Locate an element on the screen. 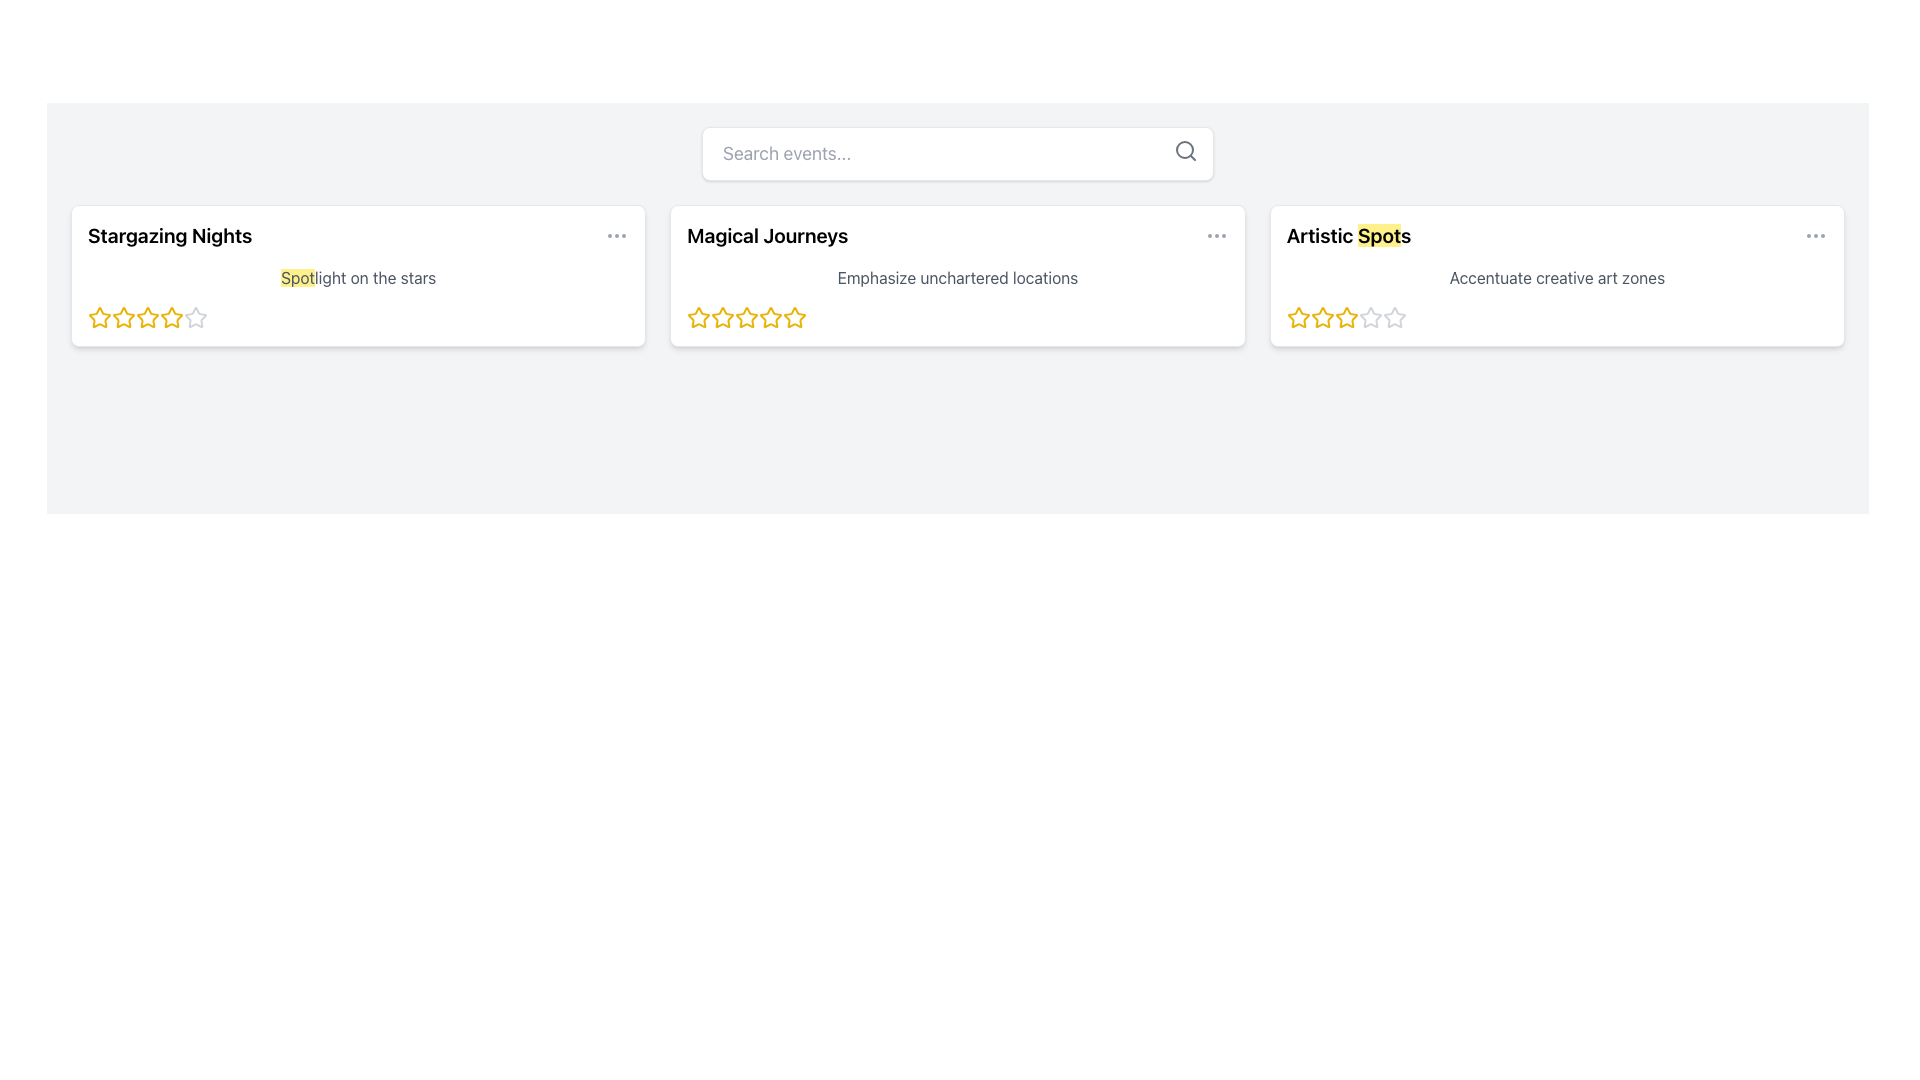 Image resolution: width=1920 pixels, height=1080 pixels. the fifth star icon in the rating component below the text 'Artistic Spots' is located at coordinates (1392, 315).